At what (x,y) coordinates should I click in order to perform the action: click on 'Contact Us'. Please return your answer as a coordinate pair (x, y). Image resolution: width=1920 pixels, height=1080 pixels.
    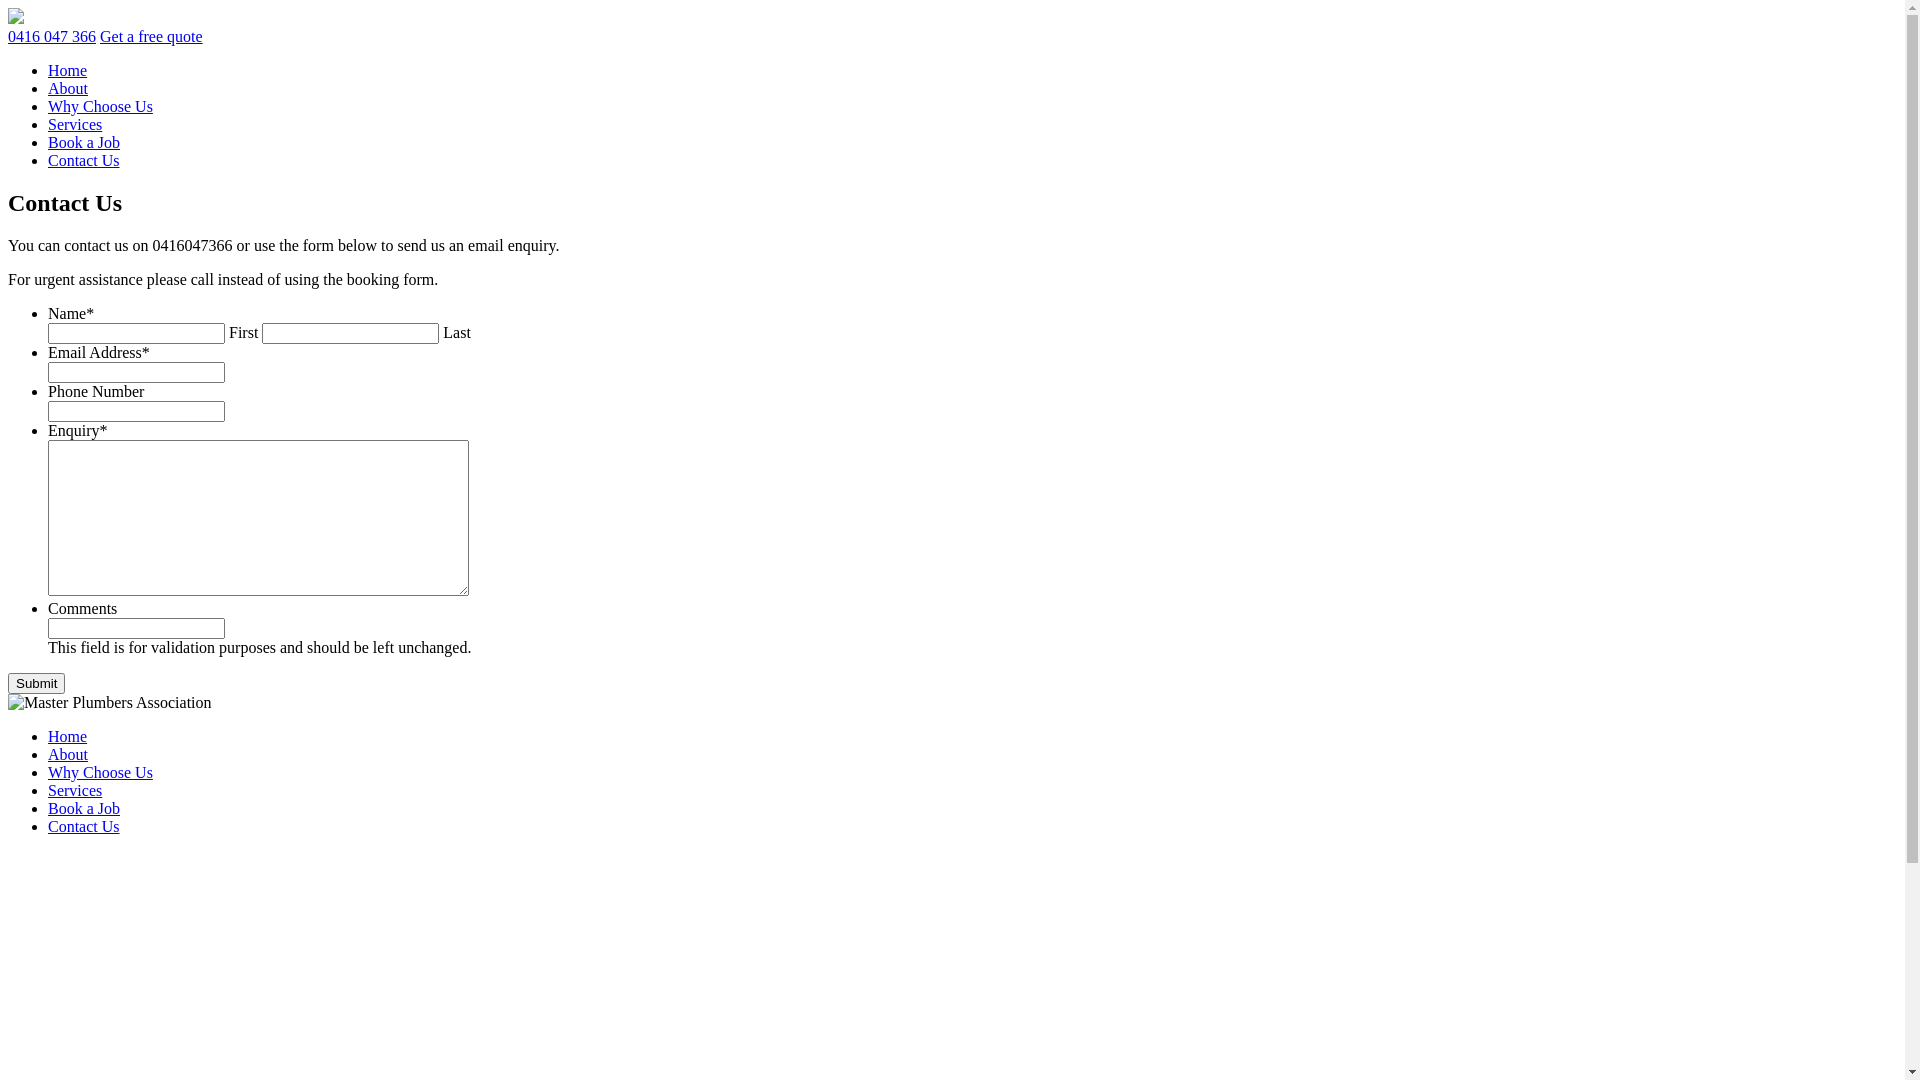
    Looking at the image, I should click on (82, 826).